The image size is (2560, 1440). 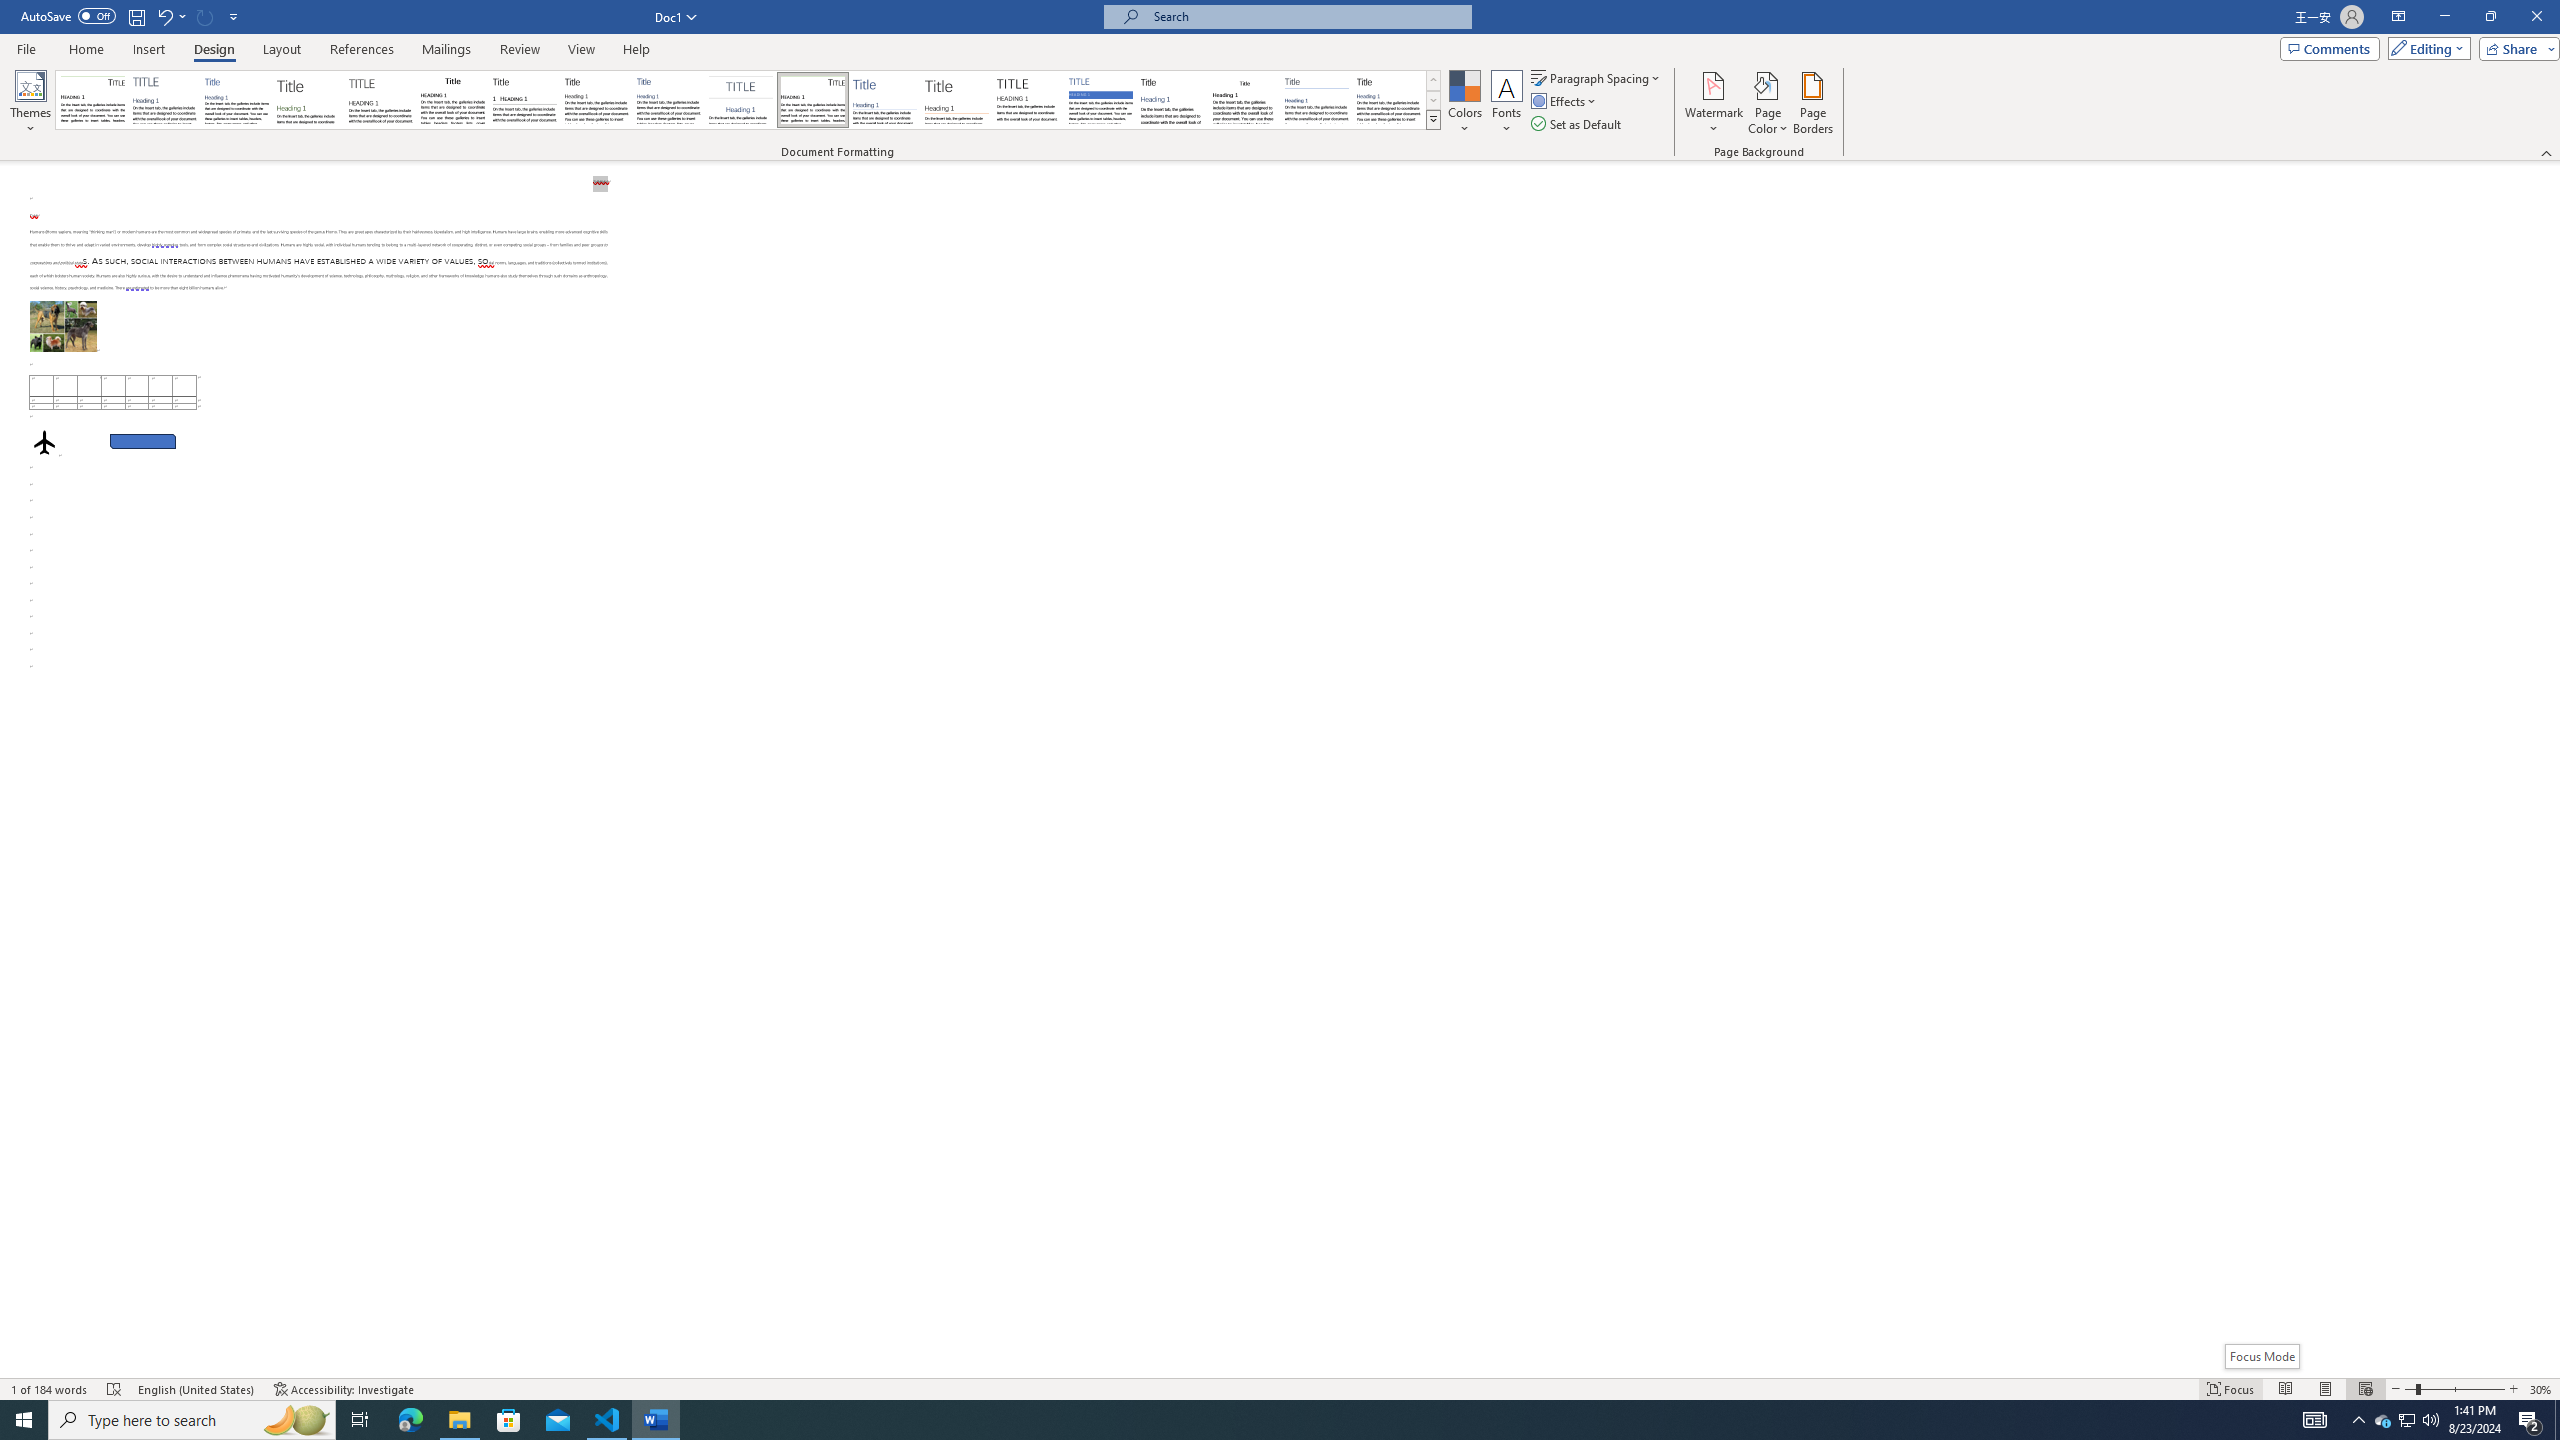 What do you see at coordinates (2541, 1389) in the screenshot?
I see `'Zoom 30%'` at bounding box center [2541, 1389].